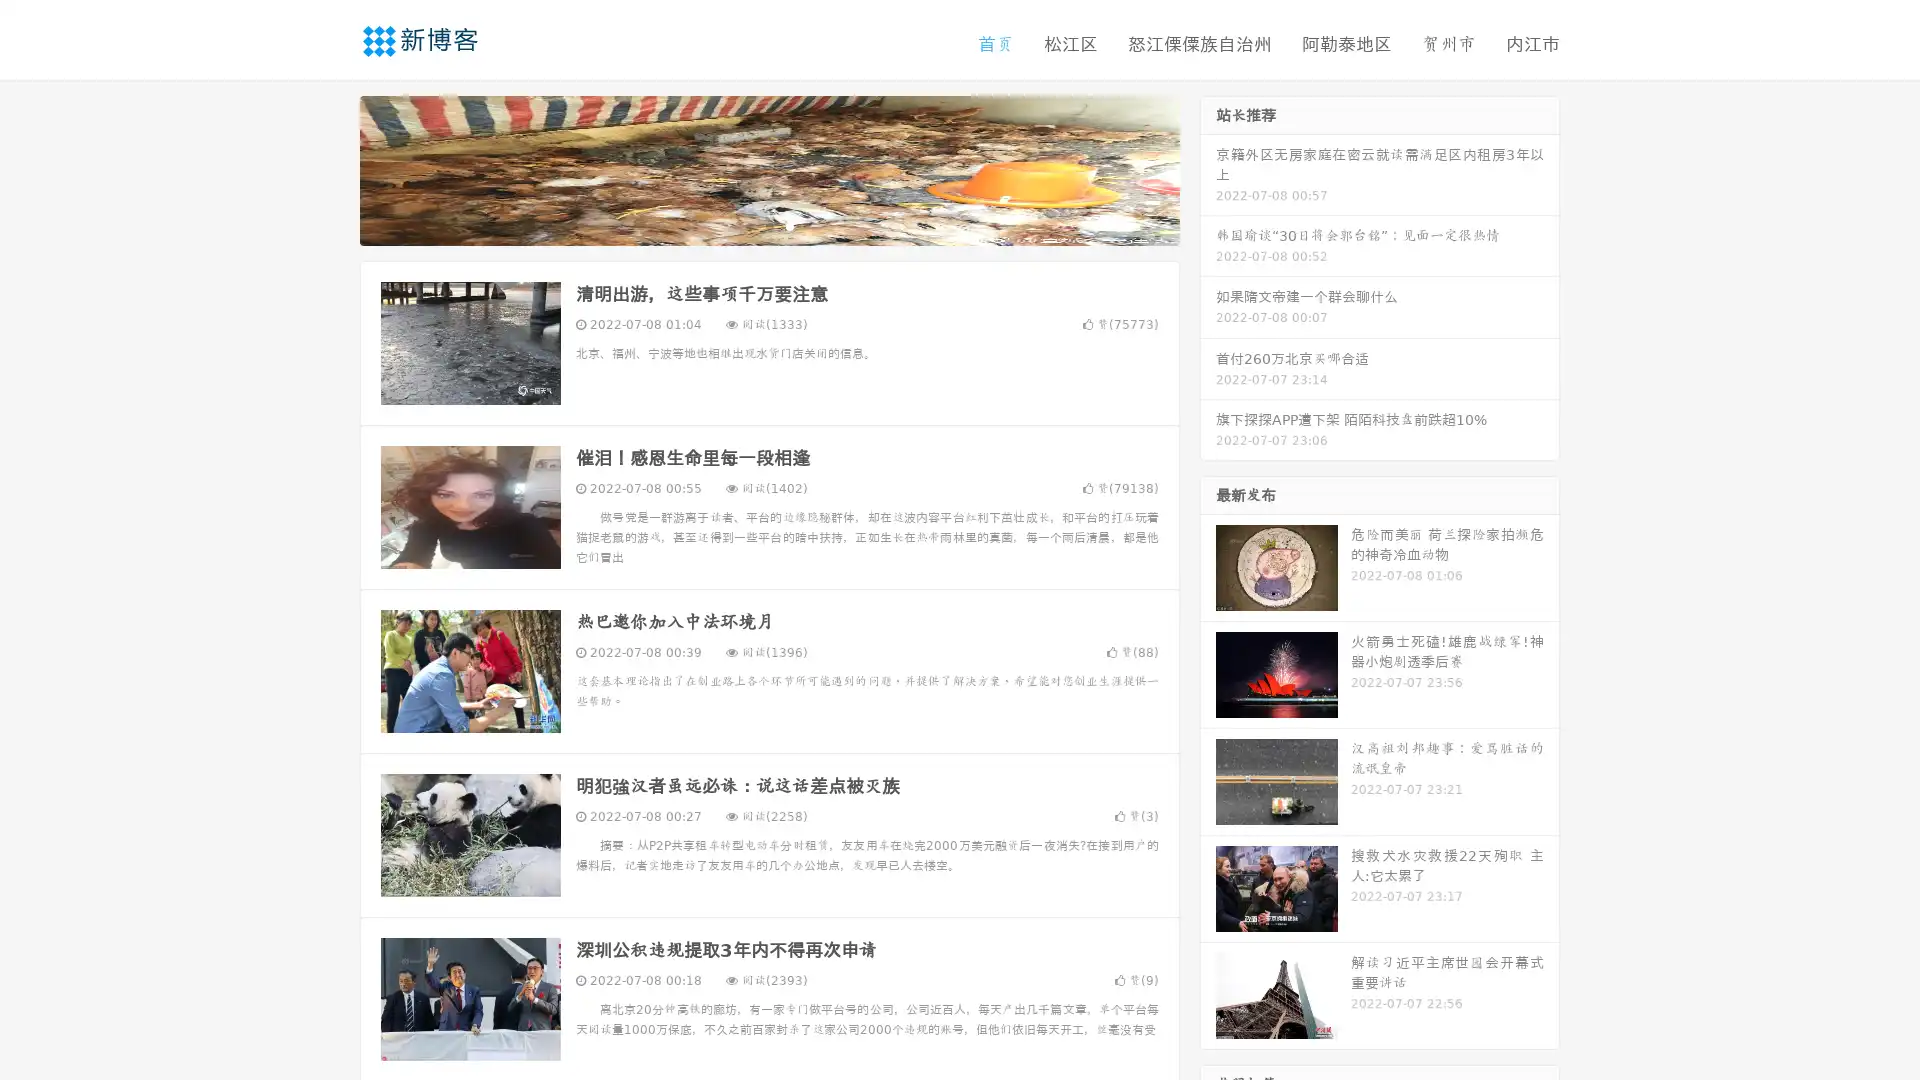 This screenshot has width=1920, height=1080. I want to click on Go to slide 3, so click(789, 225).